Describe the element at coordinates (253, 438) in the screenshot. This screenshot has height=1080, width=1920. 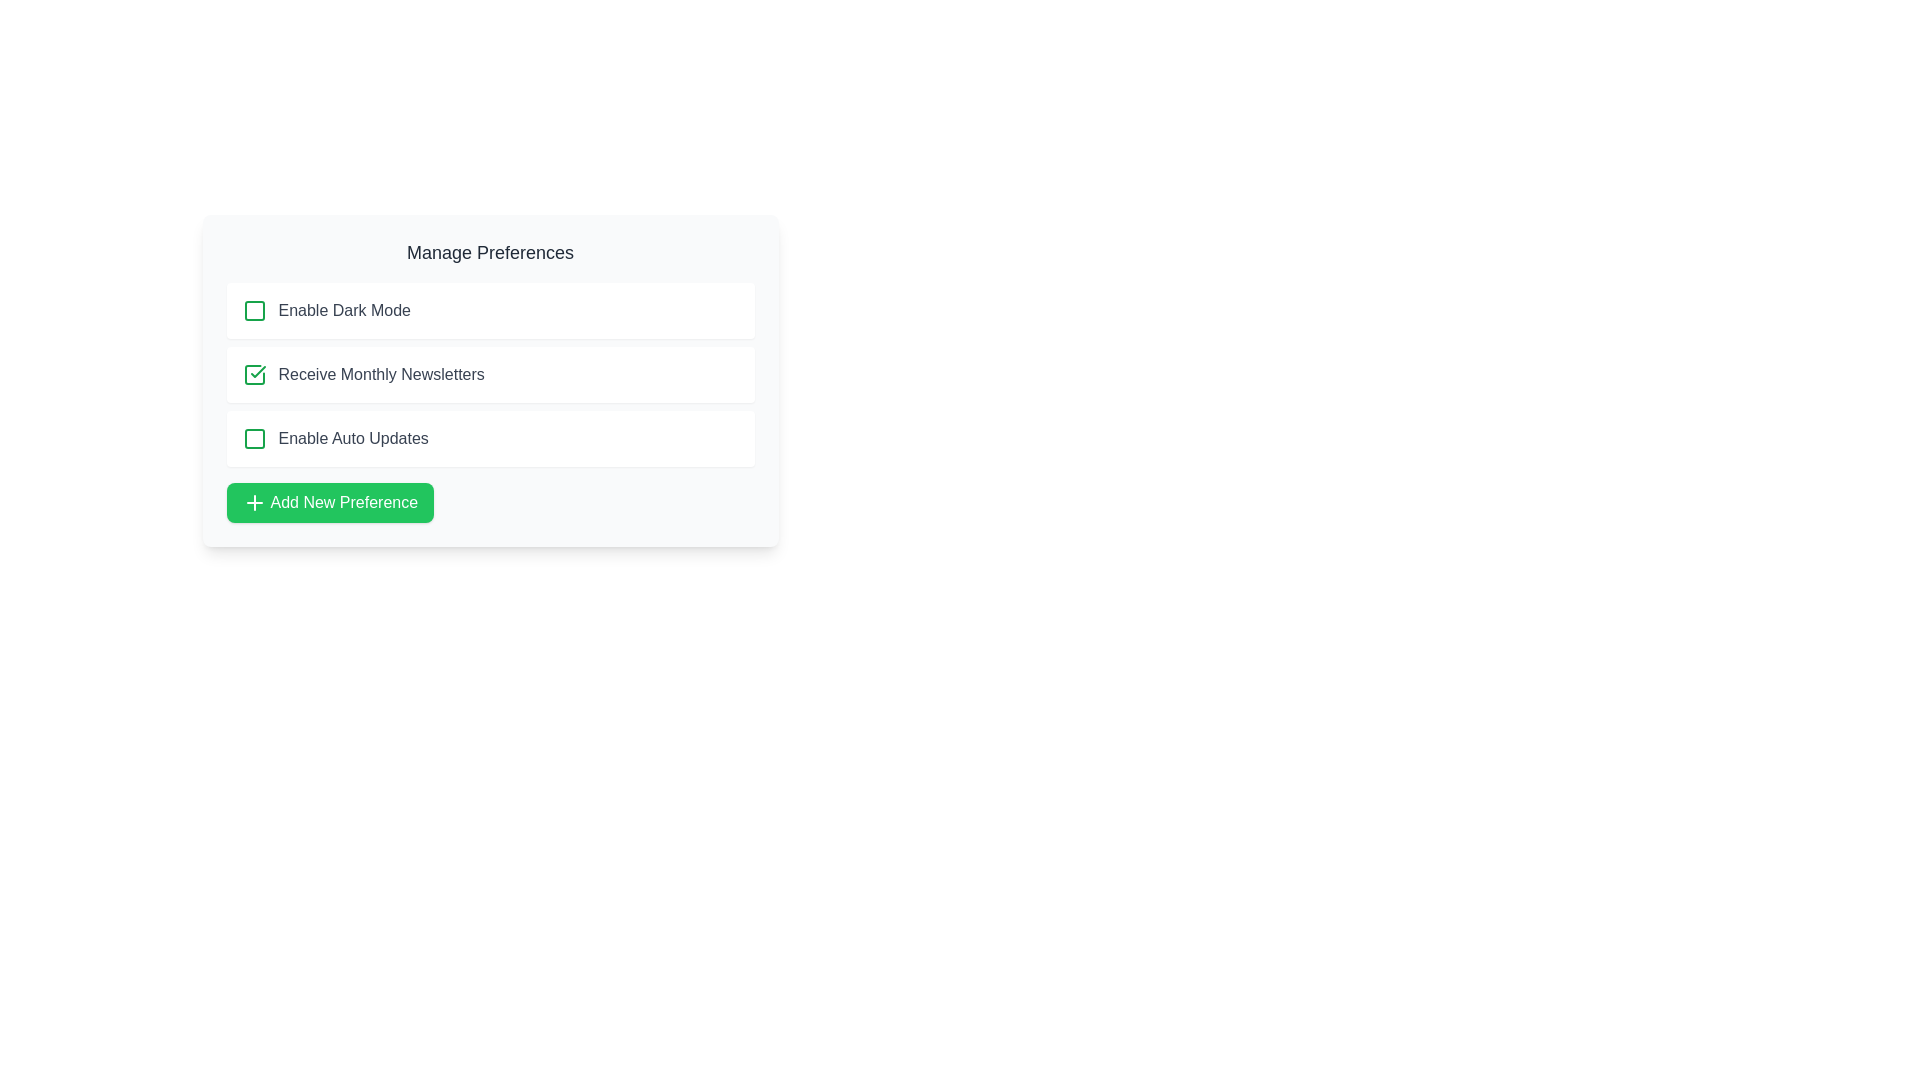
I see `the green-bordered checkbox icon located to the left of the text 'Enable Auto Updates'` at that location.